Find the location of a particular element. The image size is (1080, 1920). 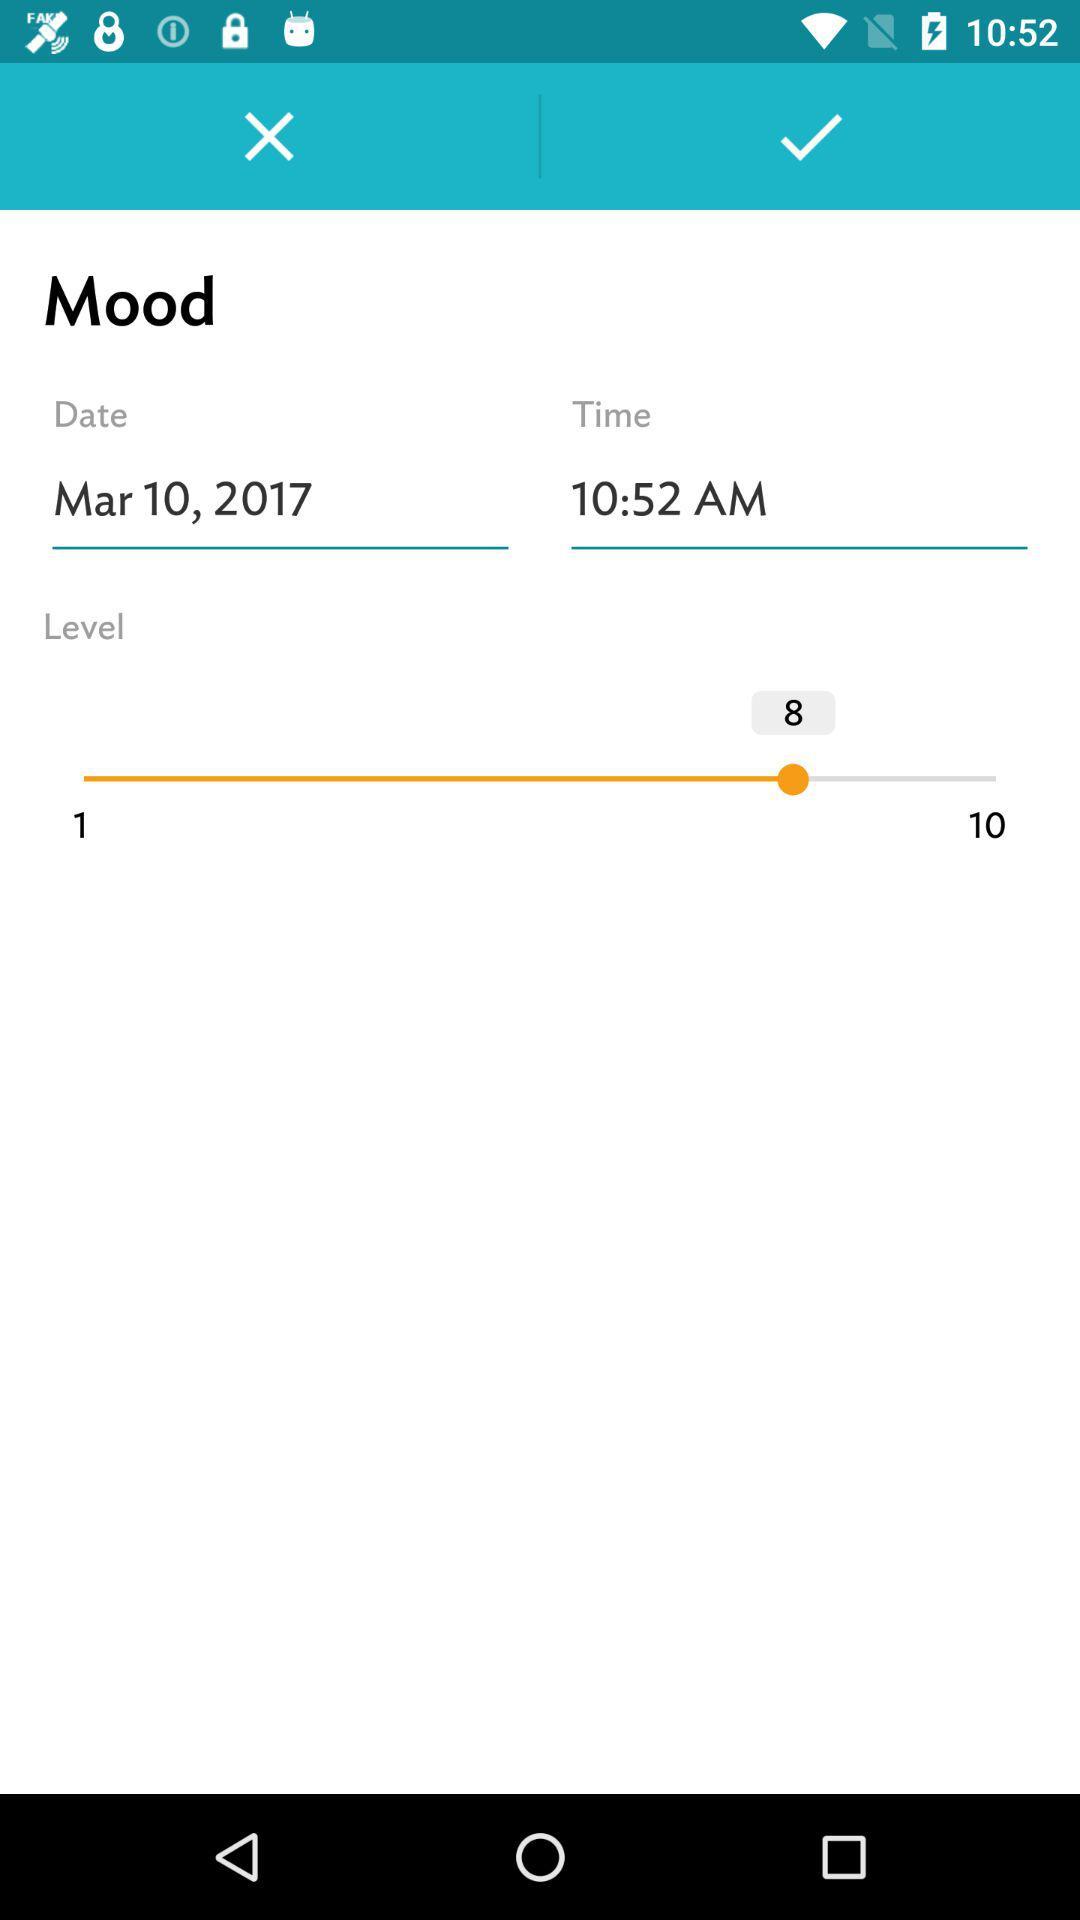

item next to 10:52 am icon is located at coordinates (280, 499).